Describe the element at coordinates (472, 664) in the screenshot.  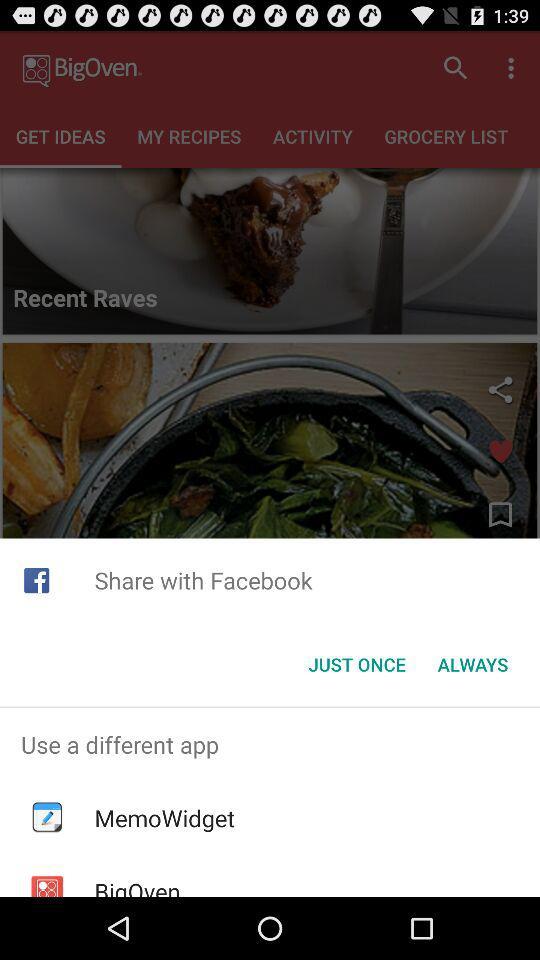
I see `the always` at that location.